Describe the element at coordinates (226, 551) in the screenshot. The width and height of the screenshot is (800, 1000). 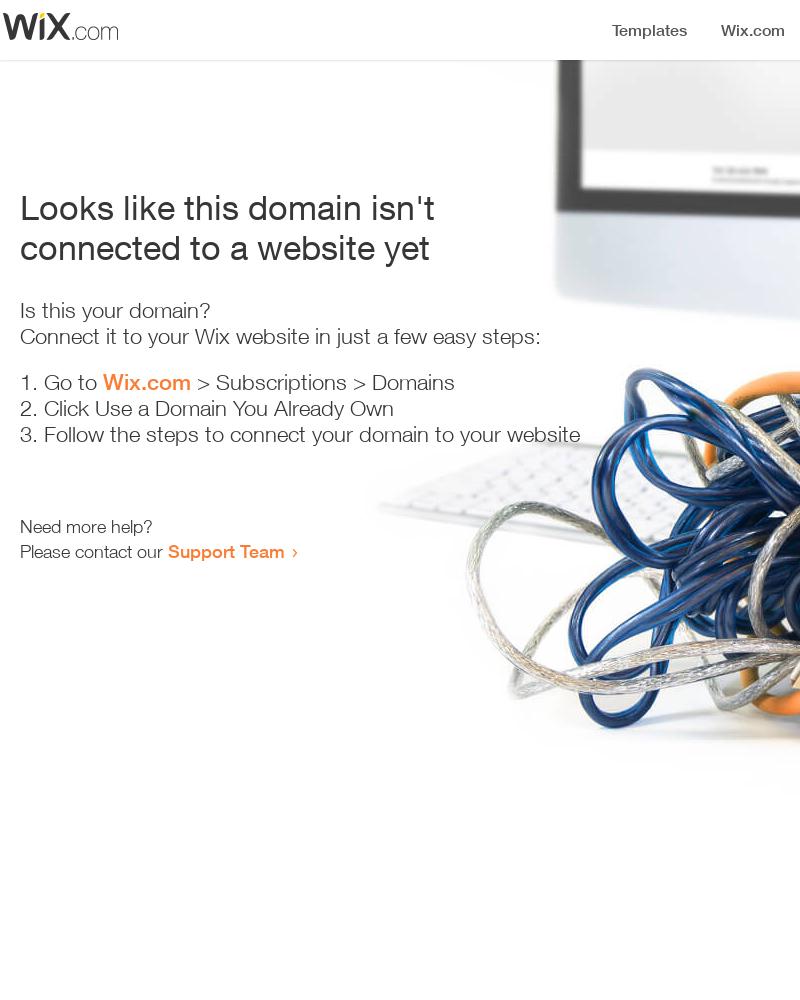
I see `'Support Team'` at that location.